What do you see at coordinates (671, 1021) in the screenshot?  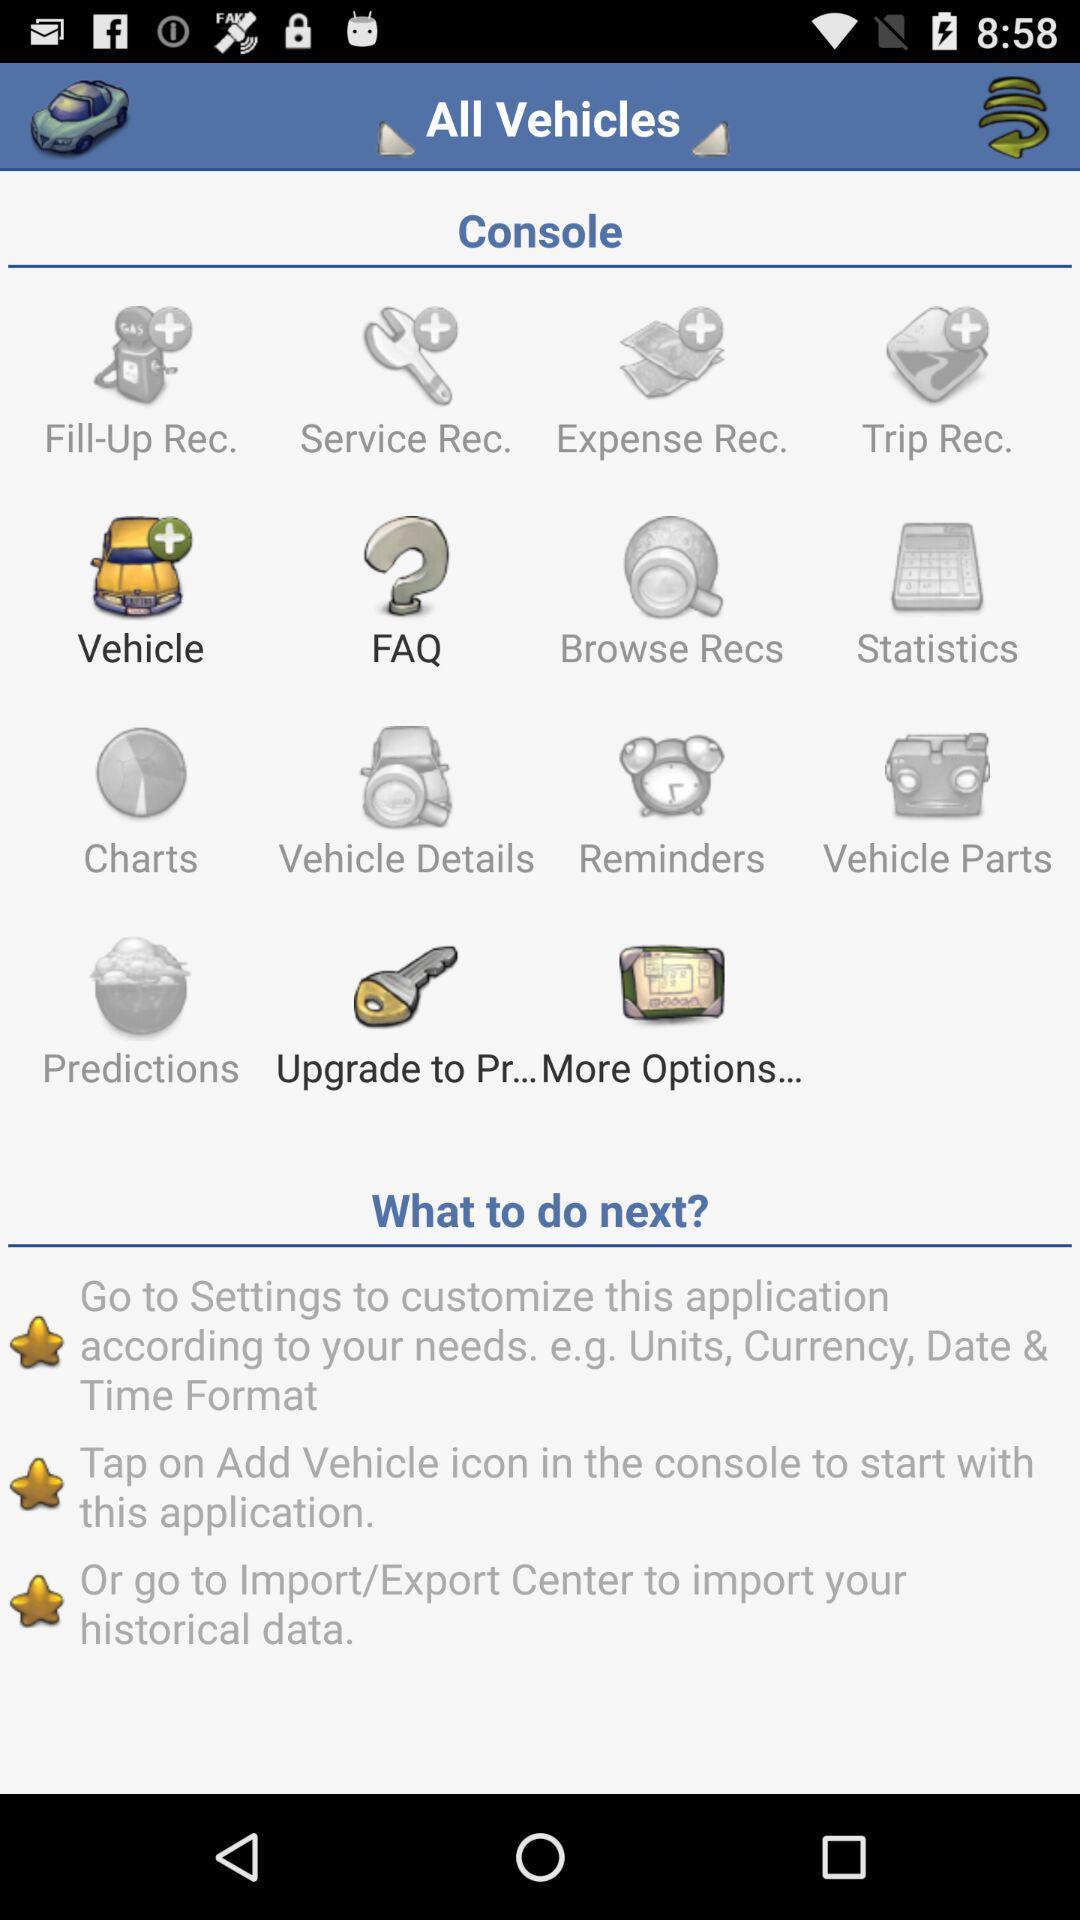 I see `the fourth row third image along with the text` at bounding box center [671, 1021].